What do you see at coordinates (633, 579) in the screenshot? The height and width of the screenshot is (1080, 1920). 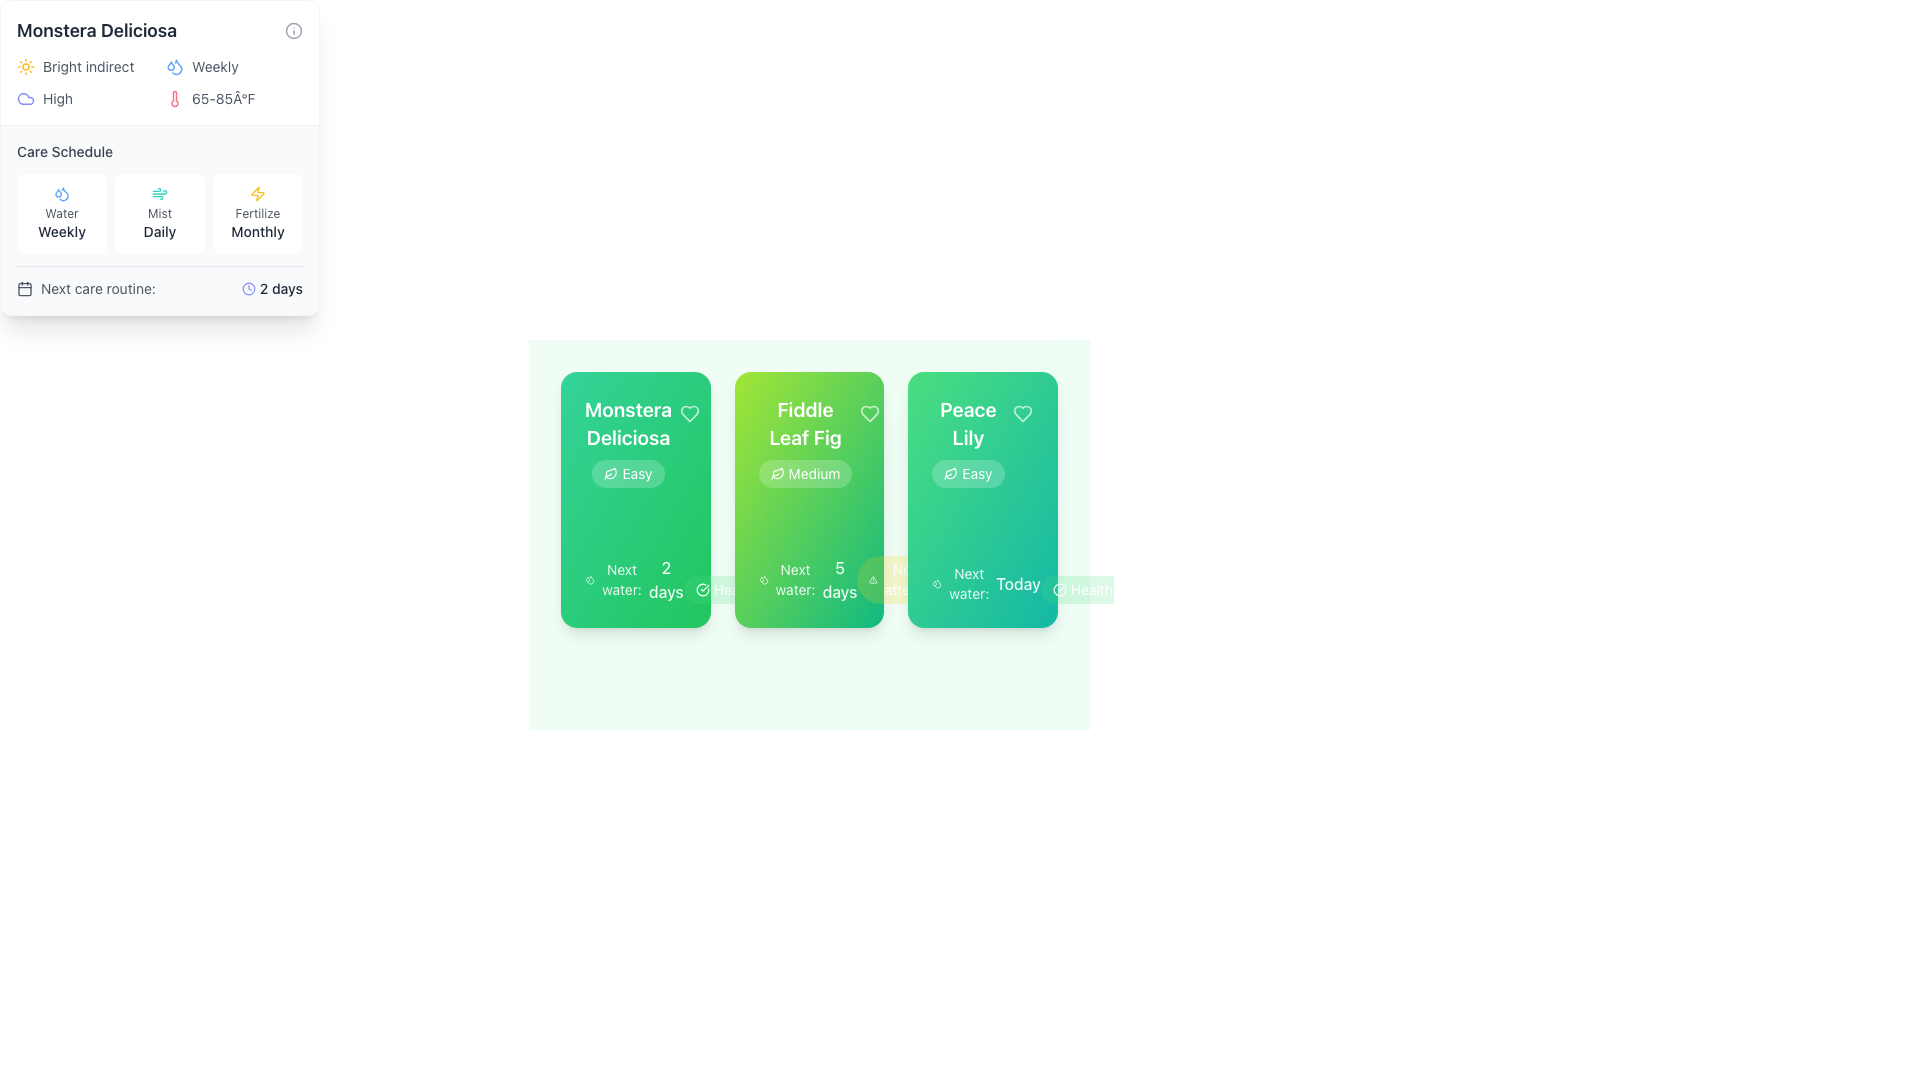 I see `informational text labeled 'Next water: 2 days' located at the bottom left of the green card titled 'Monstera Deliciosa'` at bounding box center [633, 579].